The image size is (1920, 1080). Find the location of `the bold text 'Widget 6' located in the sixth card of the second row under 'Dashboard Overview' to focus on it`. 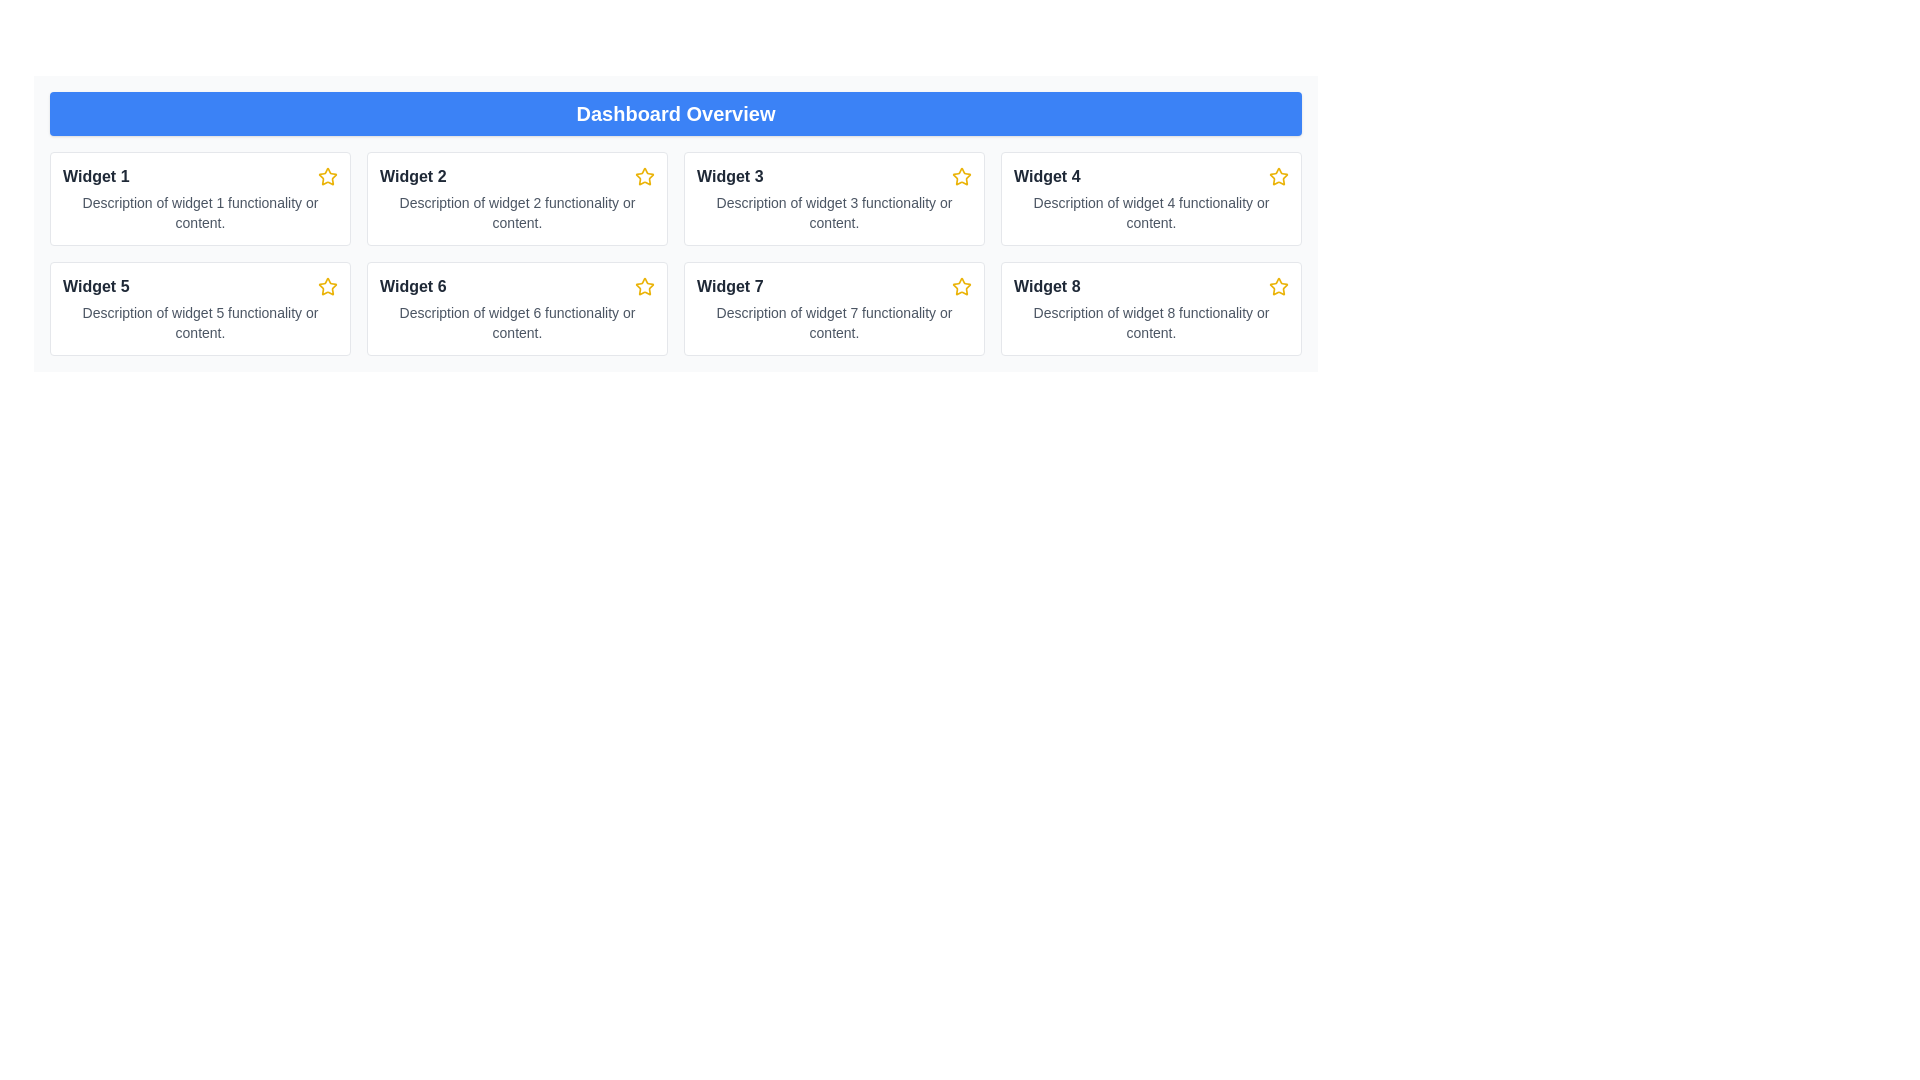

the bold text 'Widget 6' located in the sixth card of the second row under 'Dashboard Overview' to focus on it is located at coordinates (412, 286).